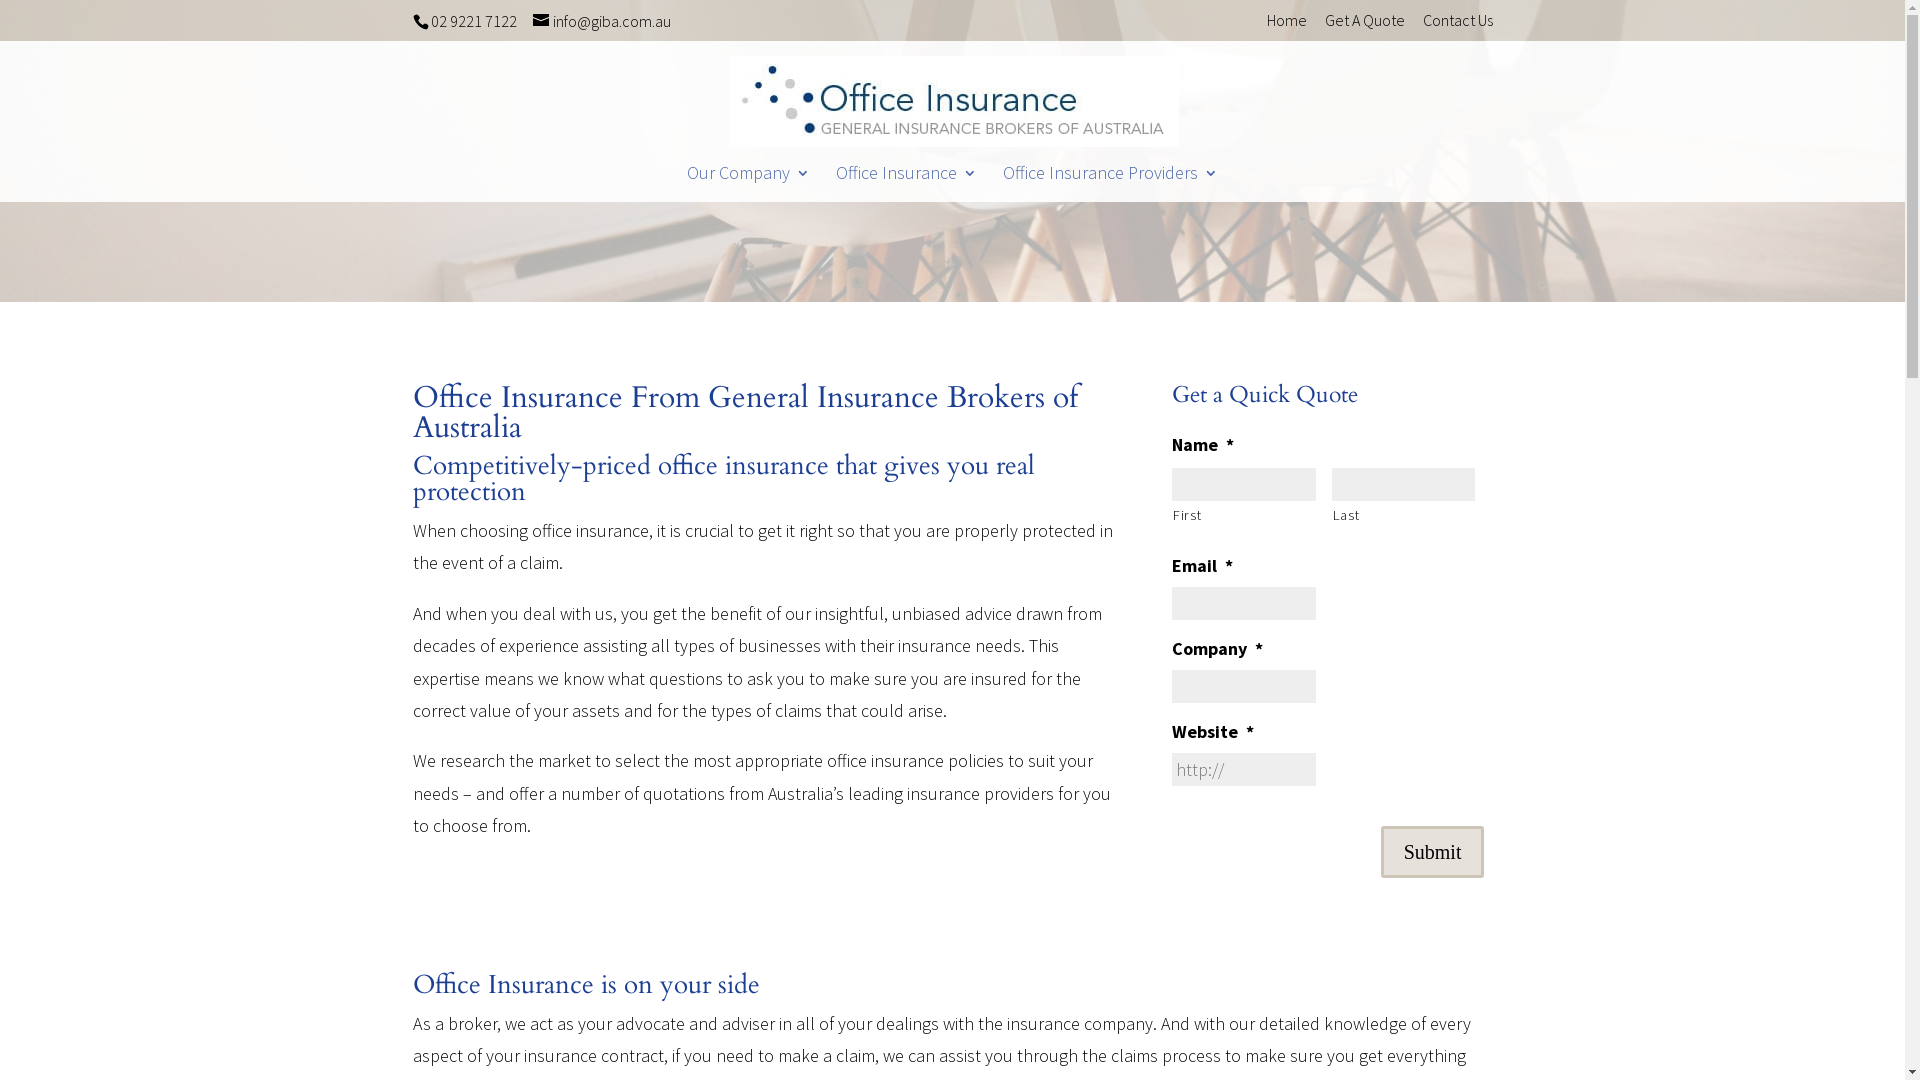 This screenshot has width=1920, height=1080. I want to click on 'Home', so click(1286, 26).